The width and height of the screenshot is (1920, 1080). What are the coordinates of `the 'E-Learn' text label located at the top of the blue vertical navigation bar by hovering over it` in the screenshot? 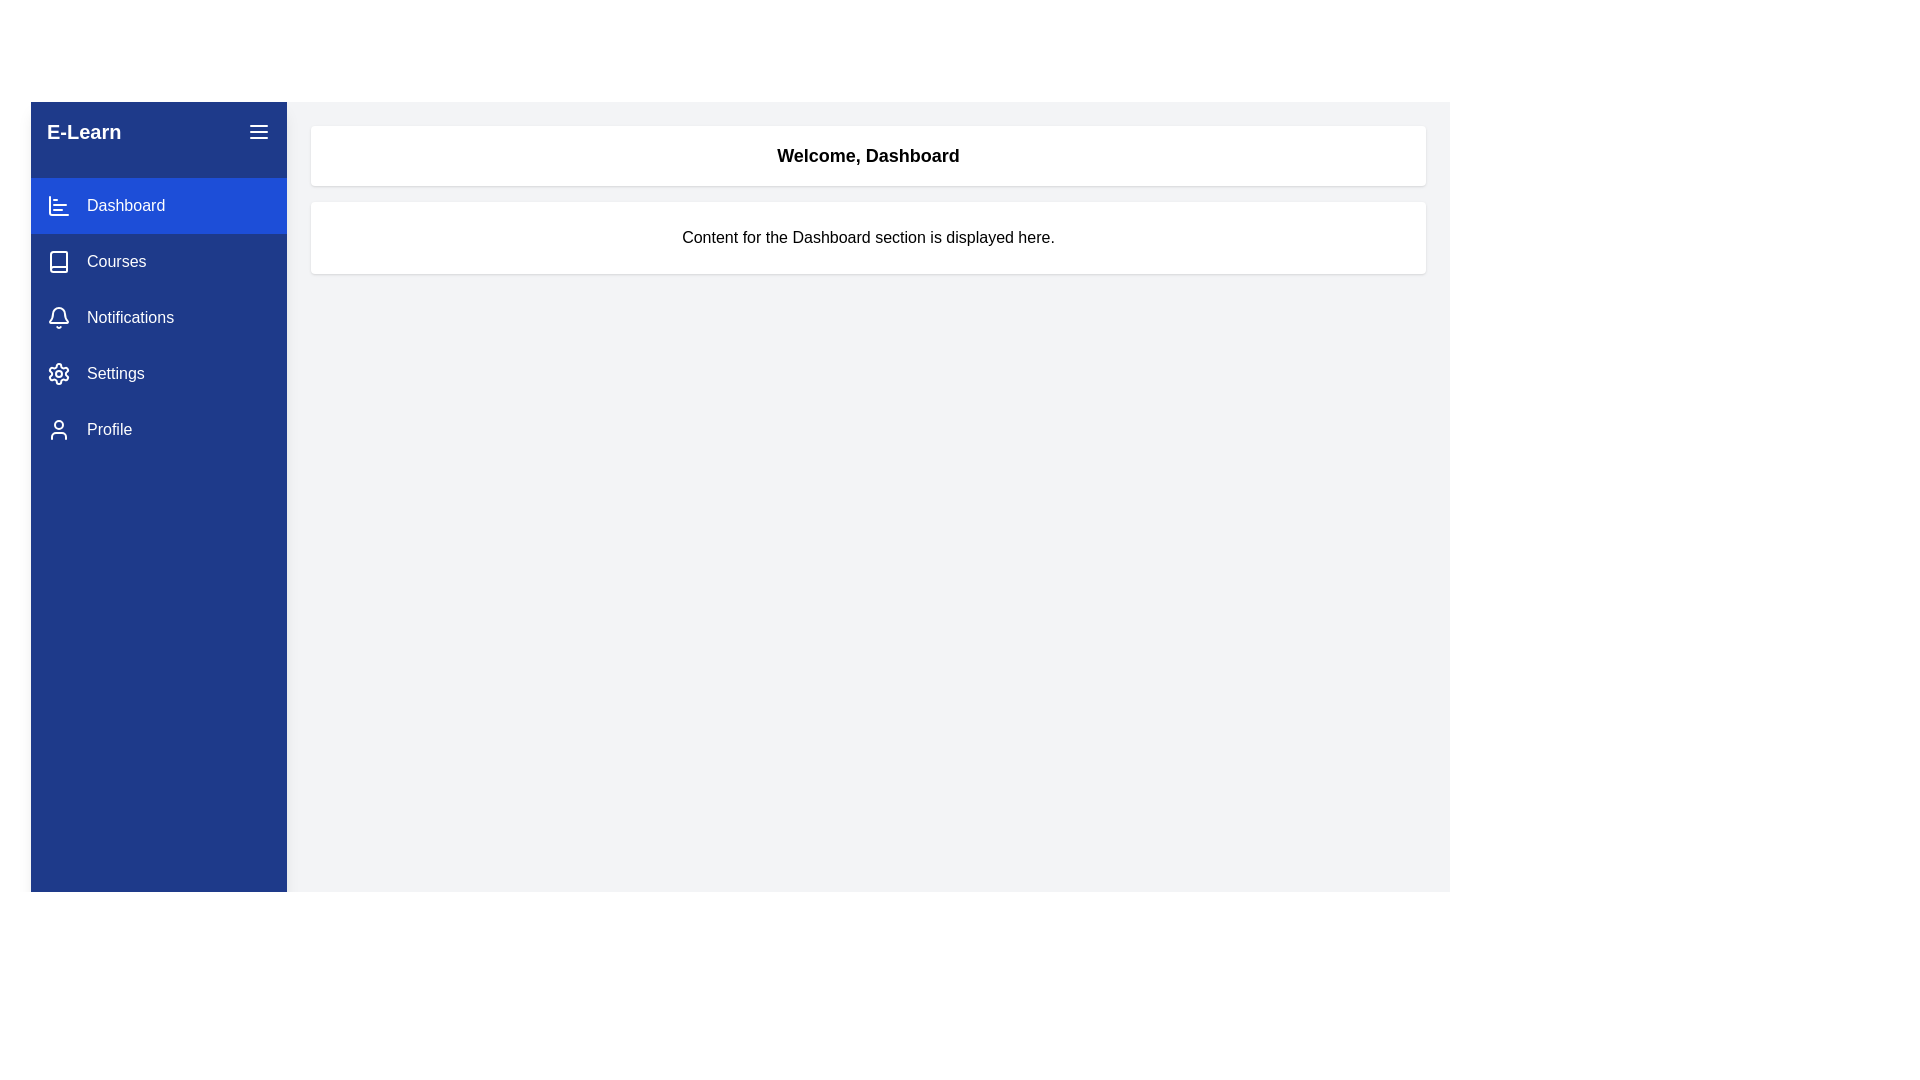 It's located at (157, 131).